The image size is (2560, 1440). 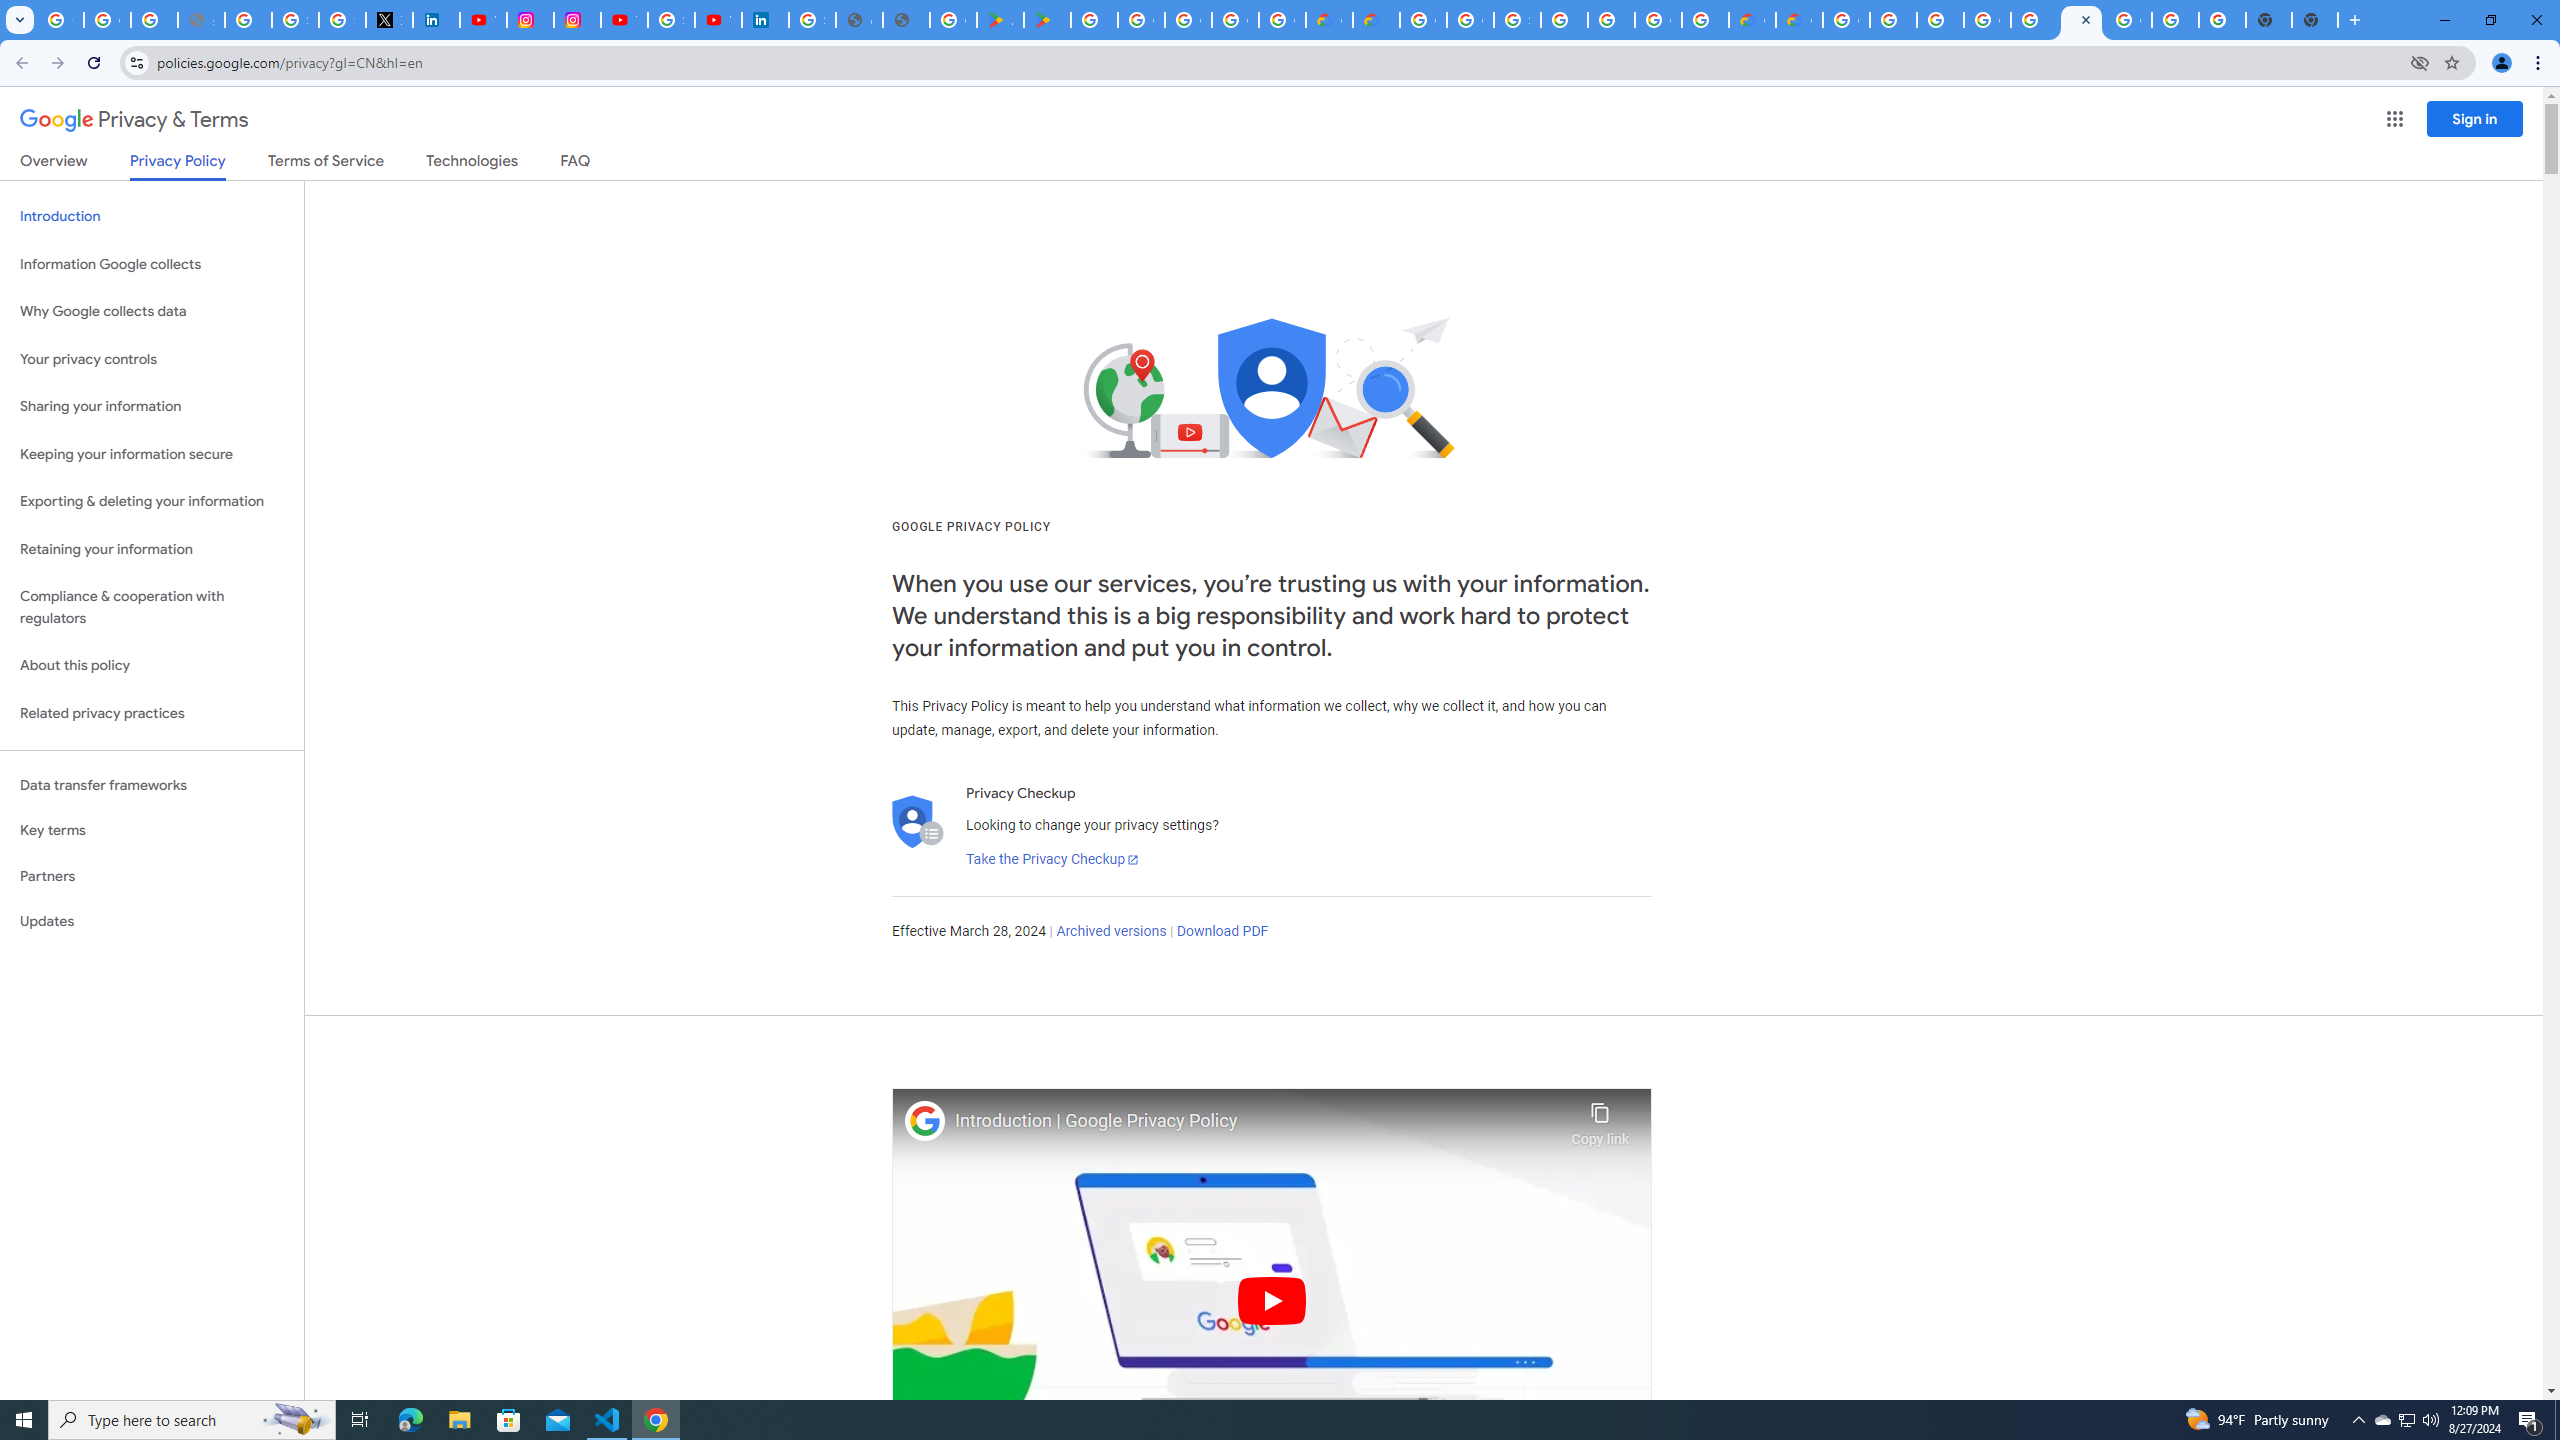 I want to click on 'Privacy Policy', so click(x=175, y=165).